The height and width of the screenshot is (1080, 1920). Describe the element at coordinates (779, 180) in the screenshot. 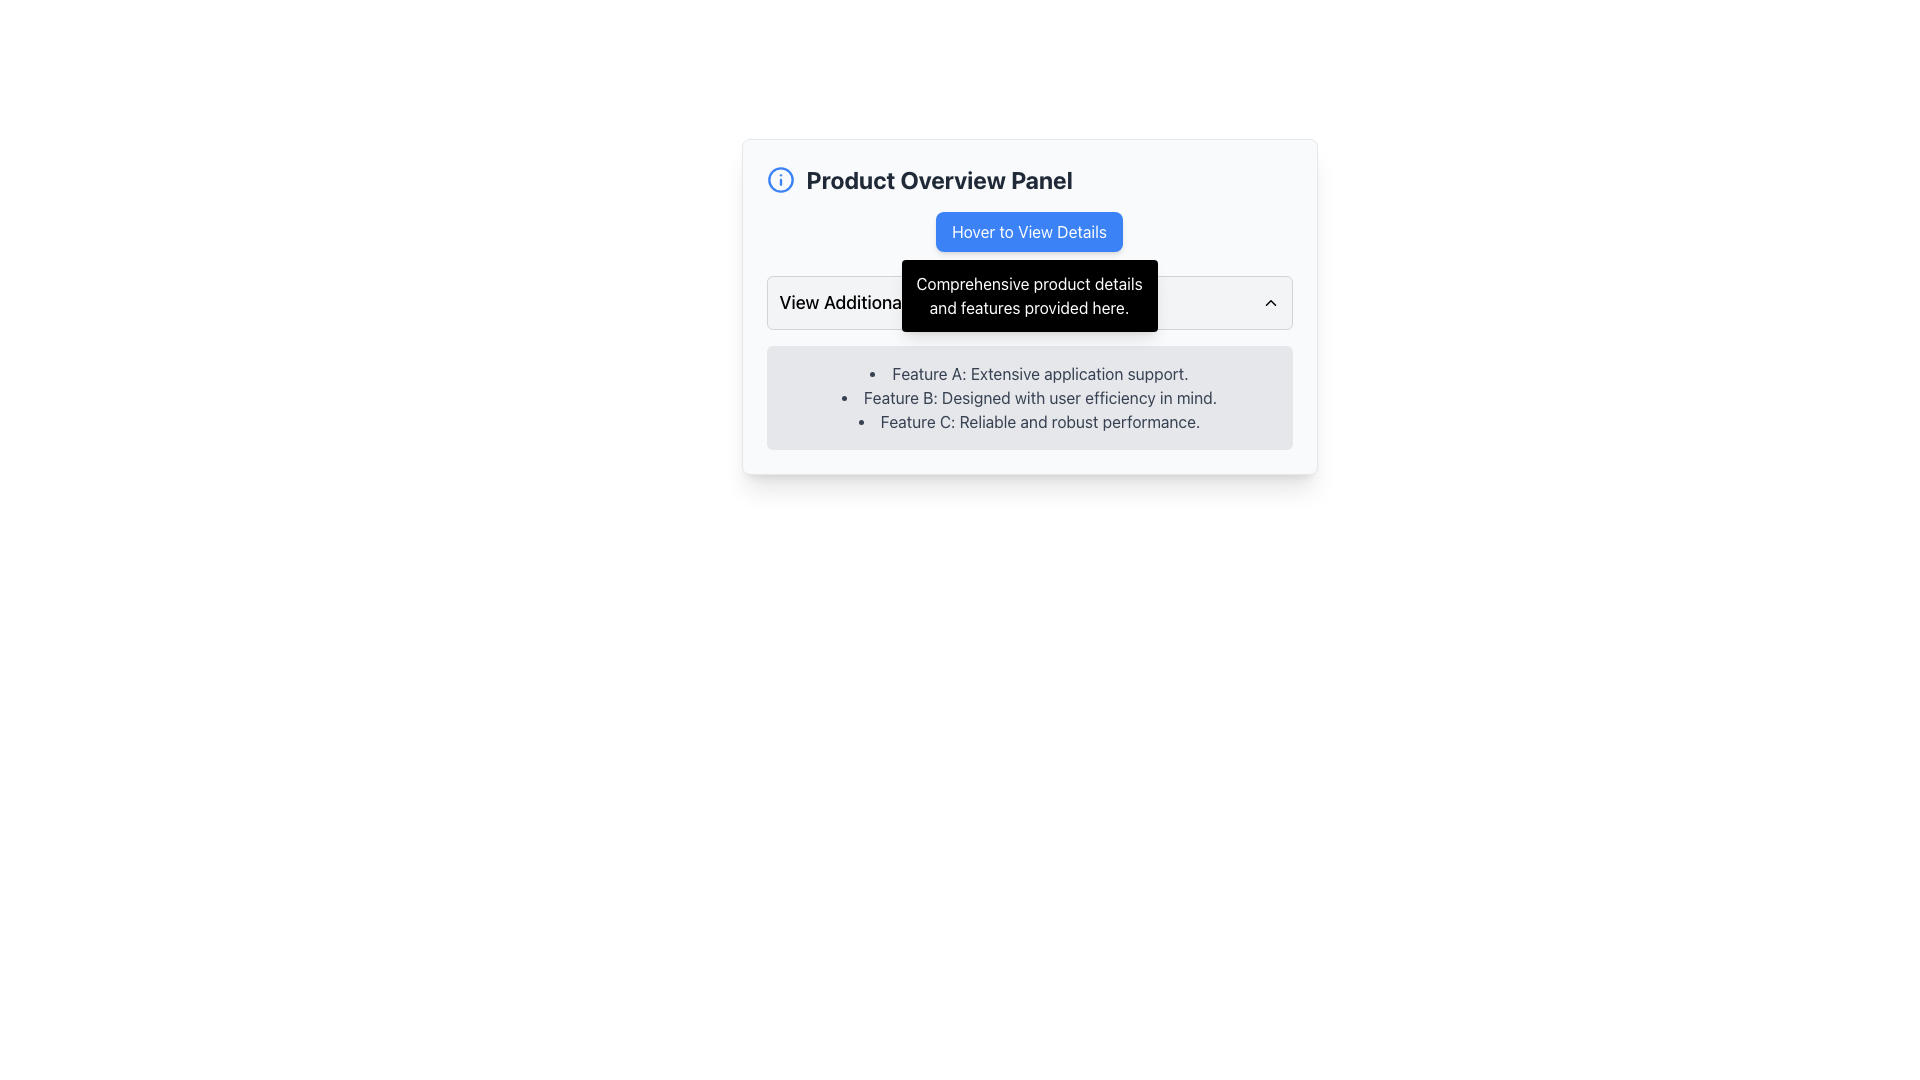

I see `the blue circular SVG element that is part of the information icon in the 'Product Overview Panel'` at that location.